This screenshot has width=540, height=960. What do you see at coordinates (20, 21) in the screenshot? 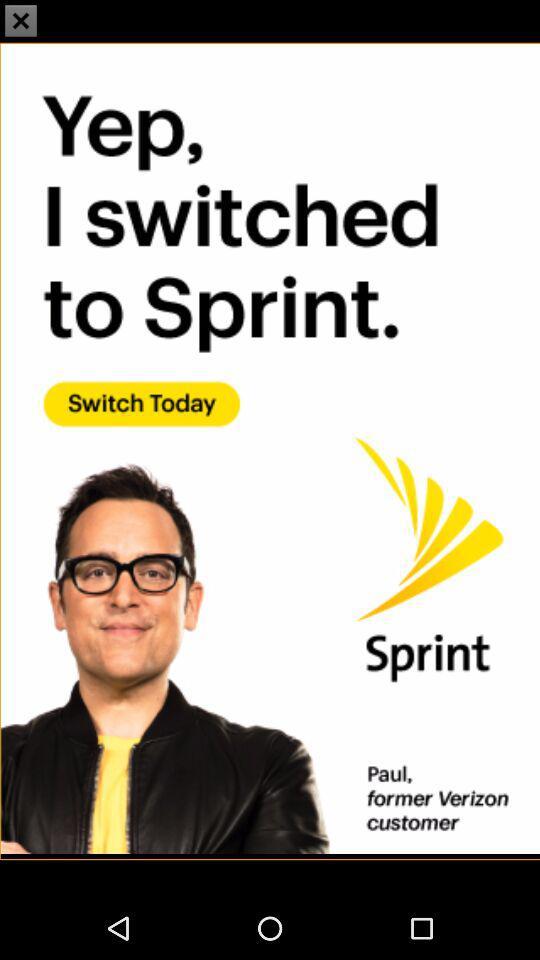
I see `the close icon` at bounding box center [20, 21].